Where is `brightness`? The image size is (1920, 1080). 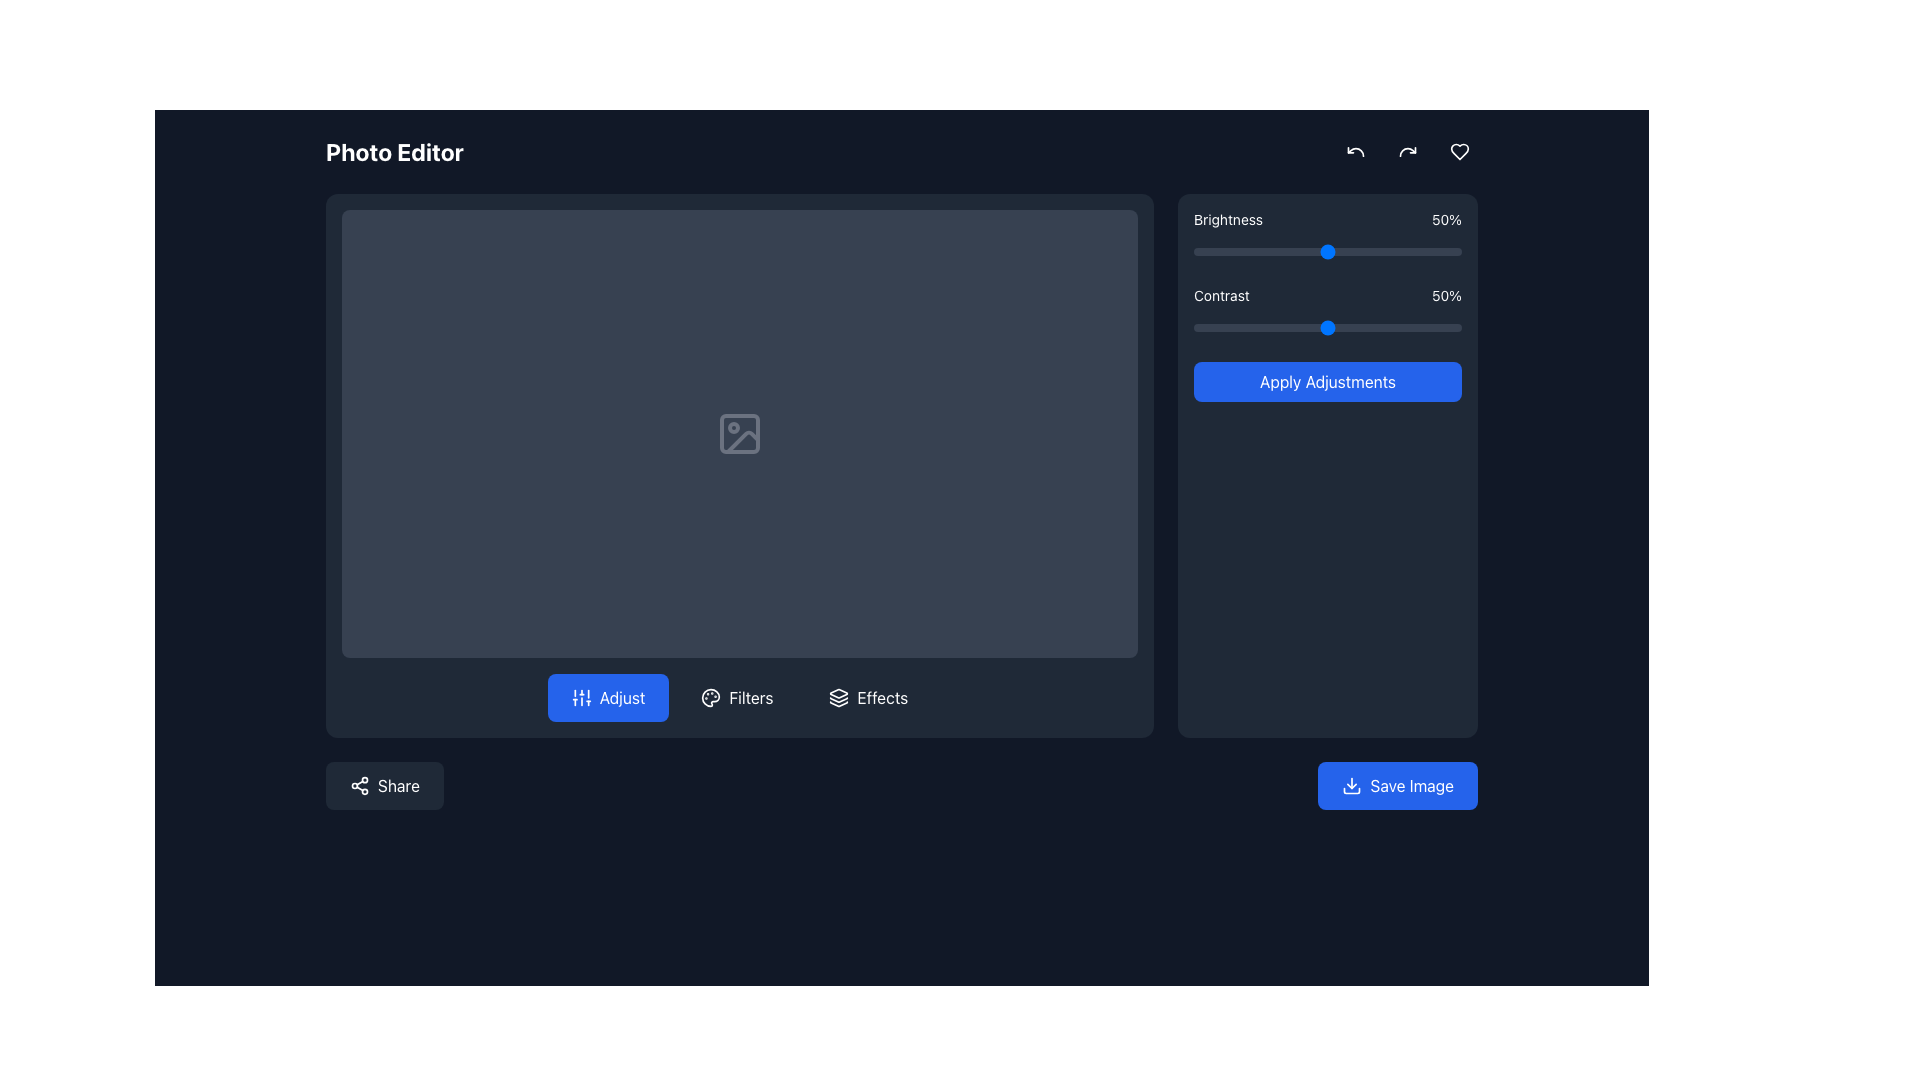
brightness is located at coordinates (1451, 250).